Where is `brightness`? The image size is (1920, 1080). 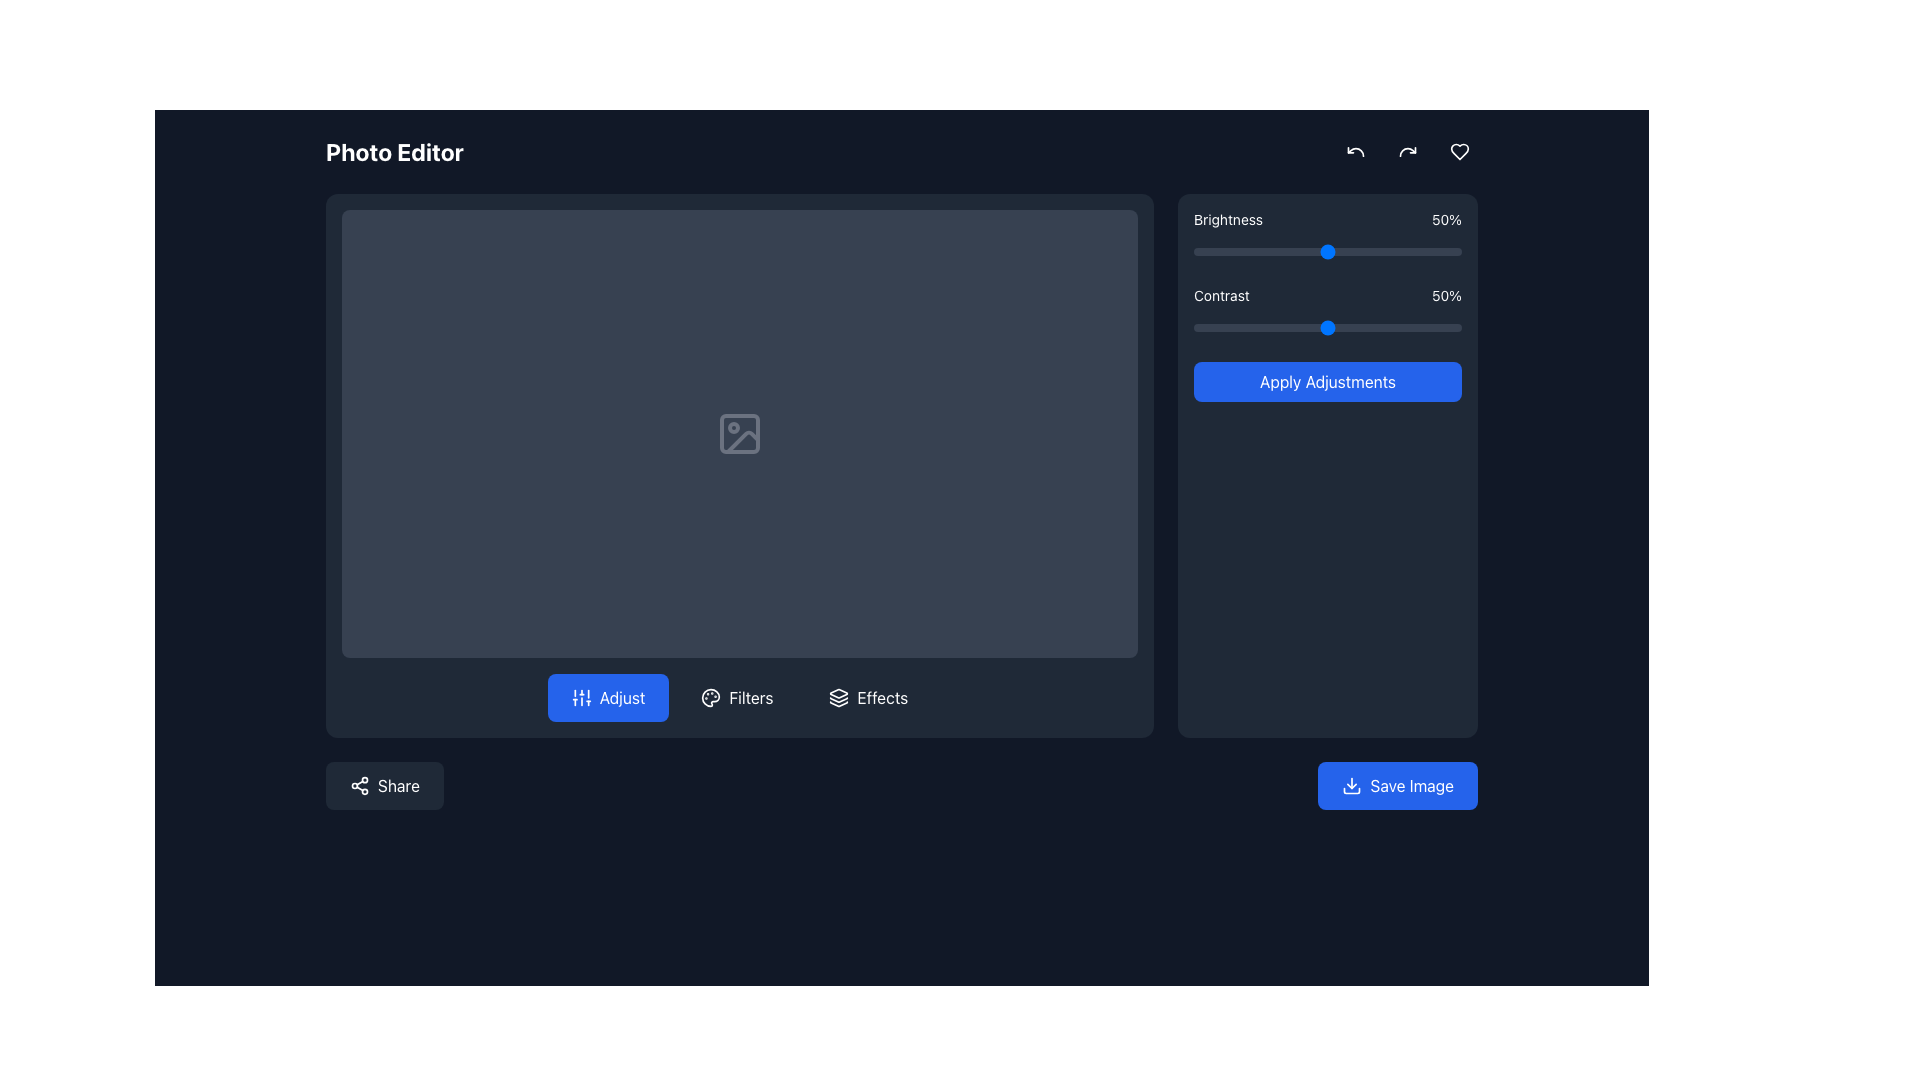
brightness is located at coordinates (1451, 250).